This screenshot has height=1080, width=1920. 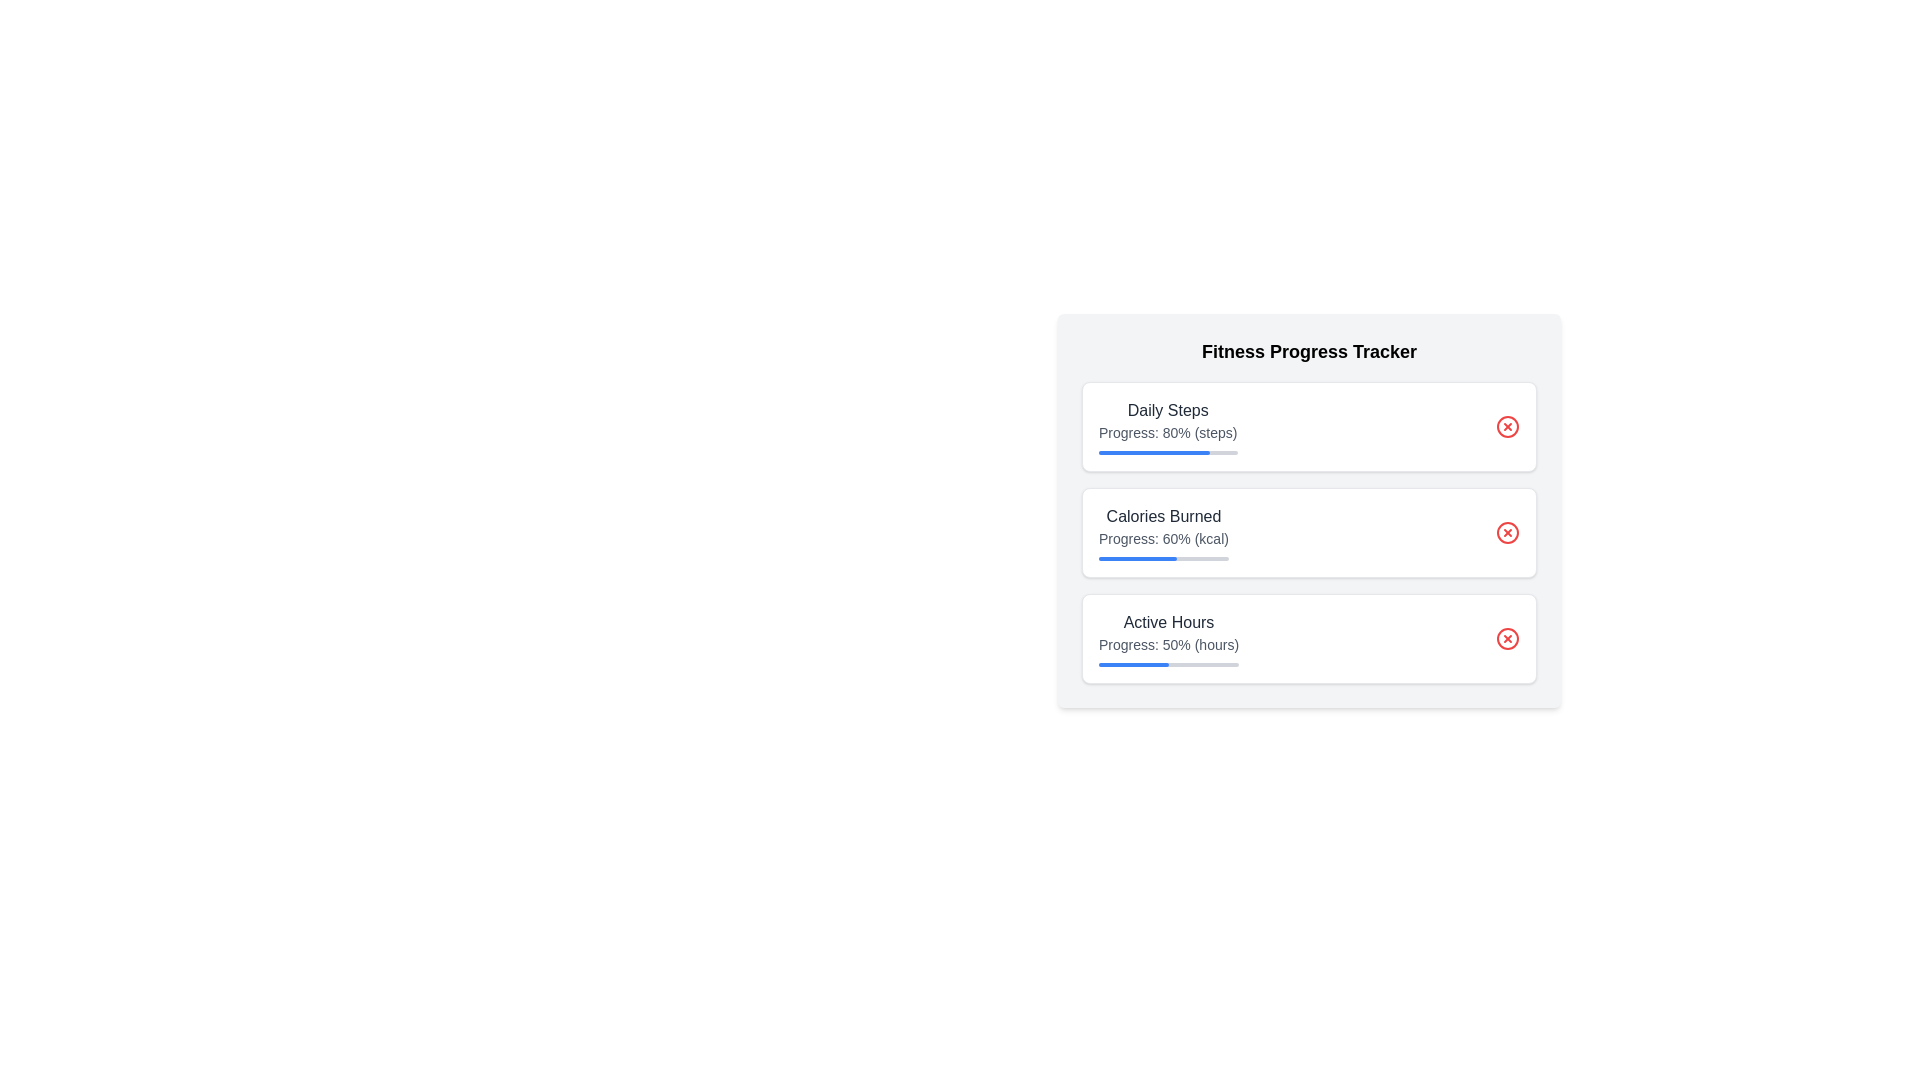 I want to click on the Progress Bar with Text Information located at the bottom of the 'Fitness Progress Tracker' card, which visually represents progress made in active hours, so click(x=1169, y=639).